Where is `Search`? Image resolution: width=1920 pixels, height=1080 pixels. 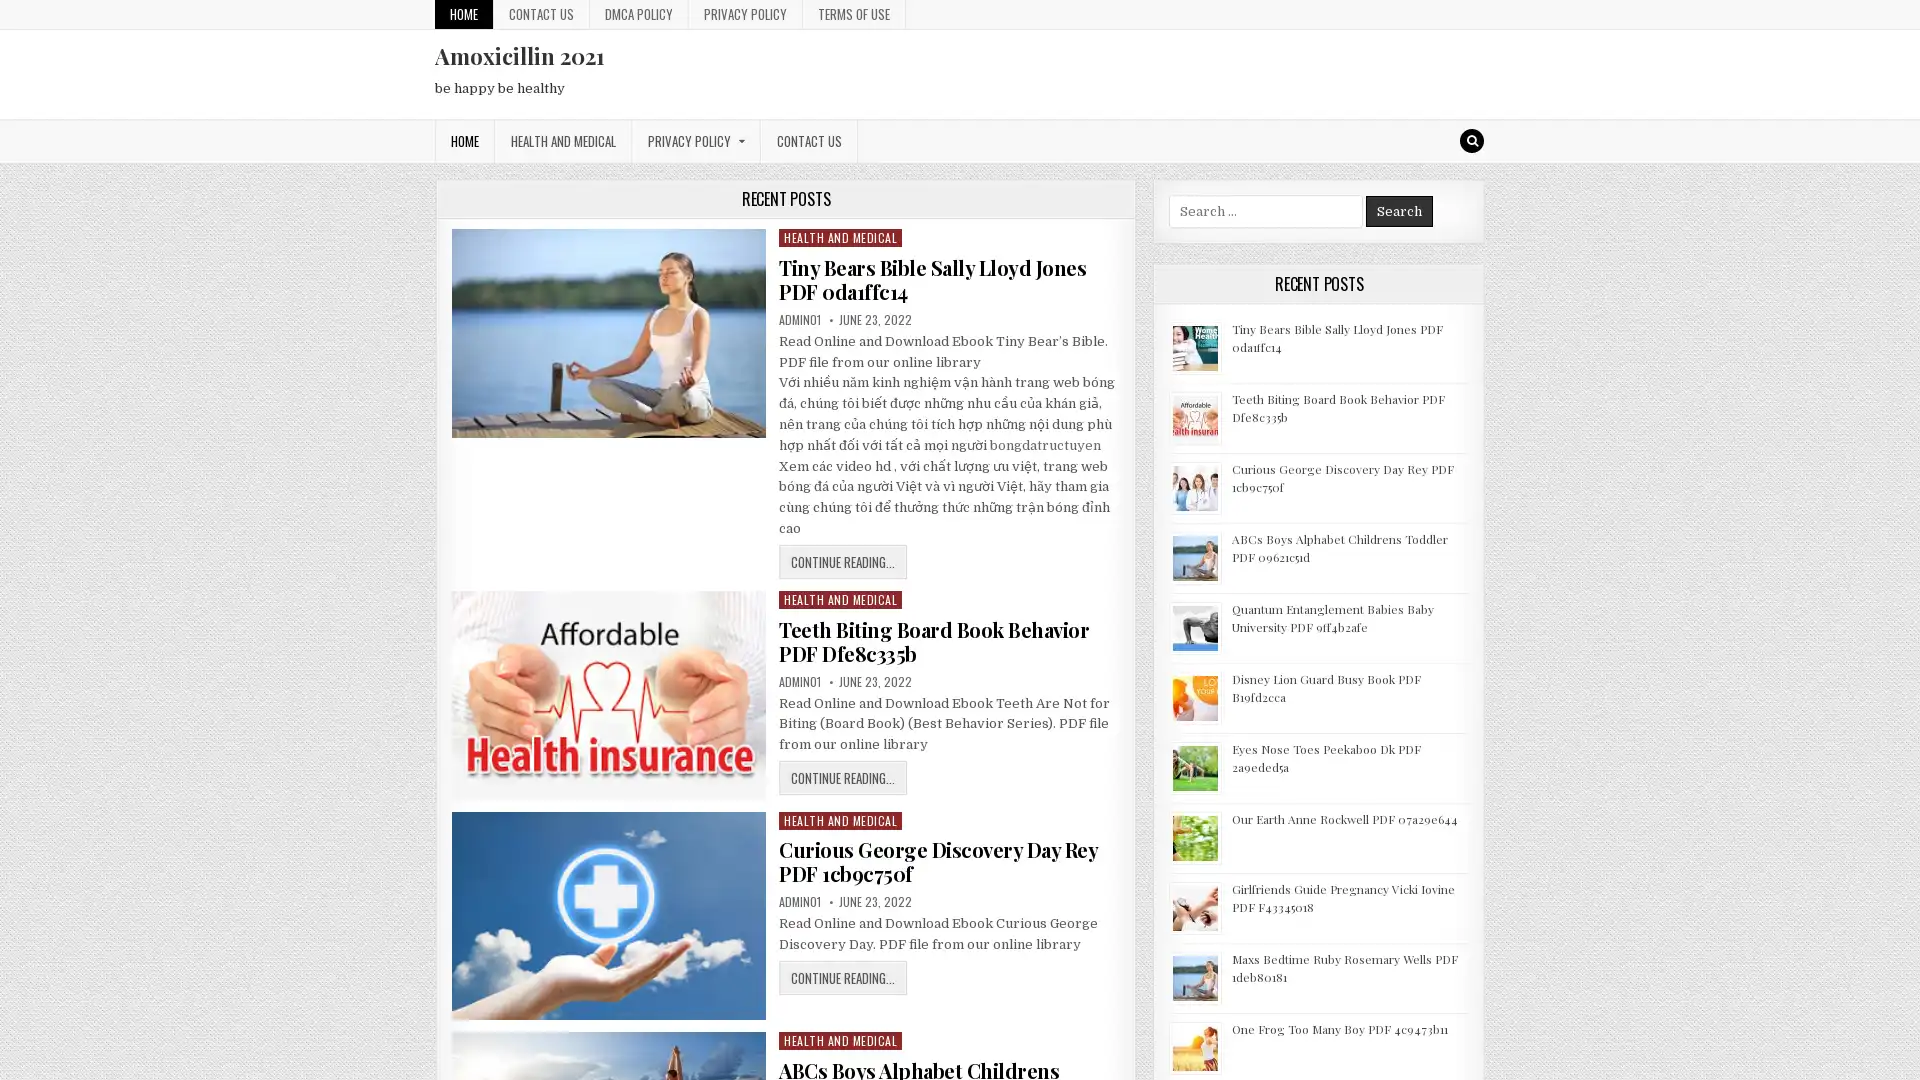
Search is located at coordinates (1398, 211).